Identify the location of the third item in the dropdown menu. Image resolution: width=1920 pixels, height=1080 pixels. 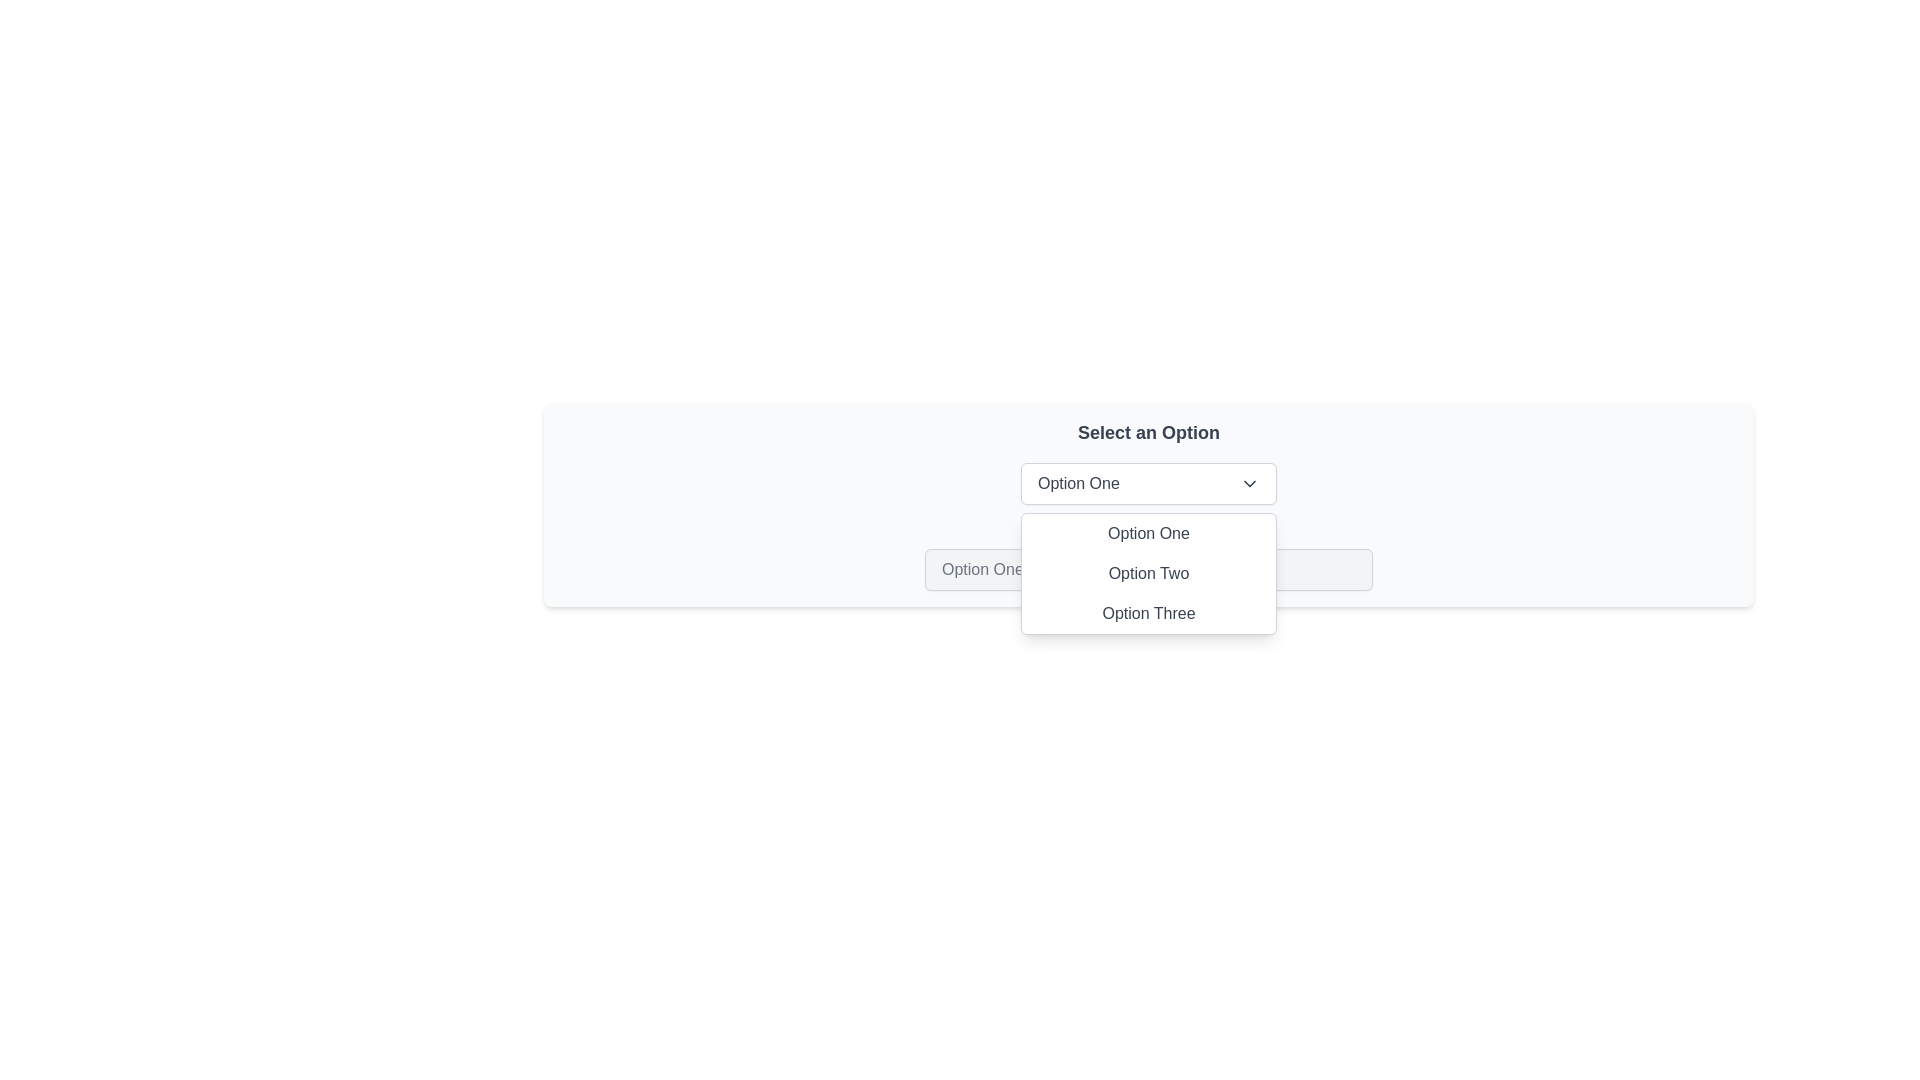
(1148, 612).